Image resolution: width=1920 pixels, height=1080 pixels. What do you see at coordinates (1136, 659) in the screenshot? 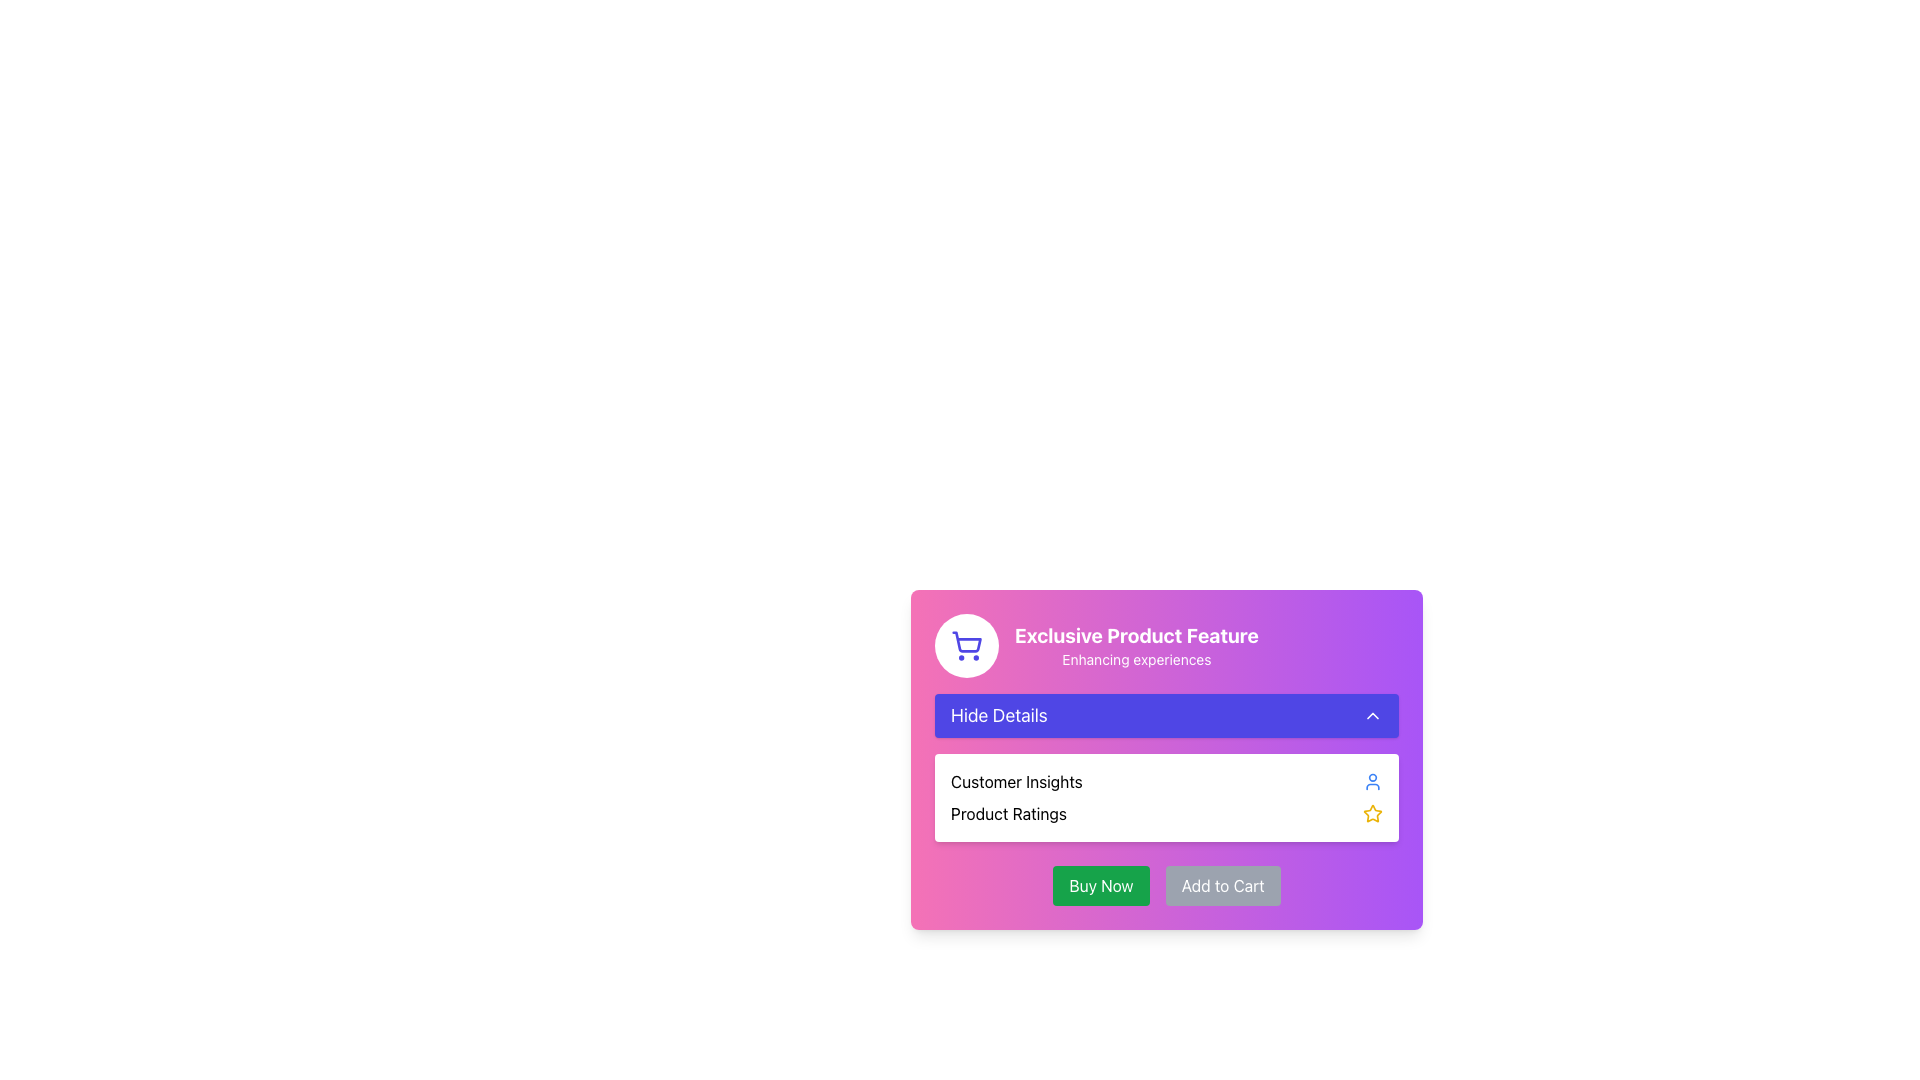
I see `text label that serves as a descriptive subtitle located immediately below the heading 'Exclusive Product Feature'` at bounding box center [1136, 659].